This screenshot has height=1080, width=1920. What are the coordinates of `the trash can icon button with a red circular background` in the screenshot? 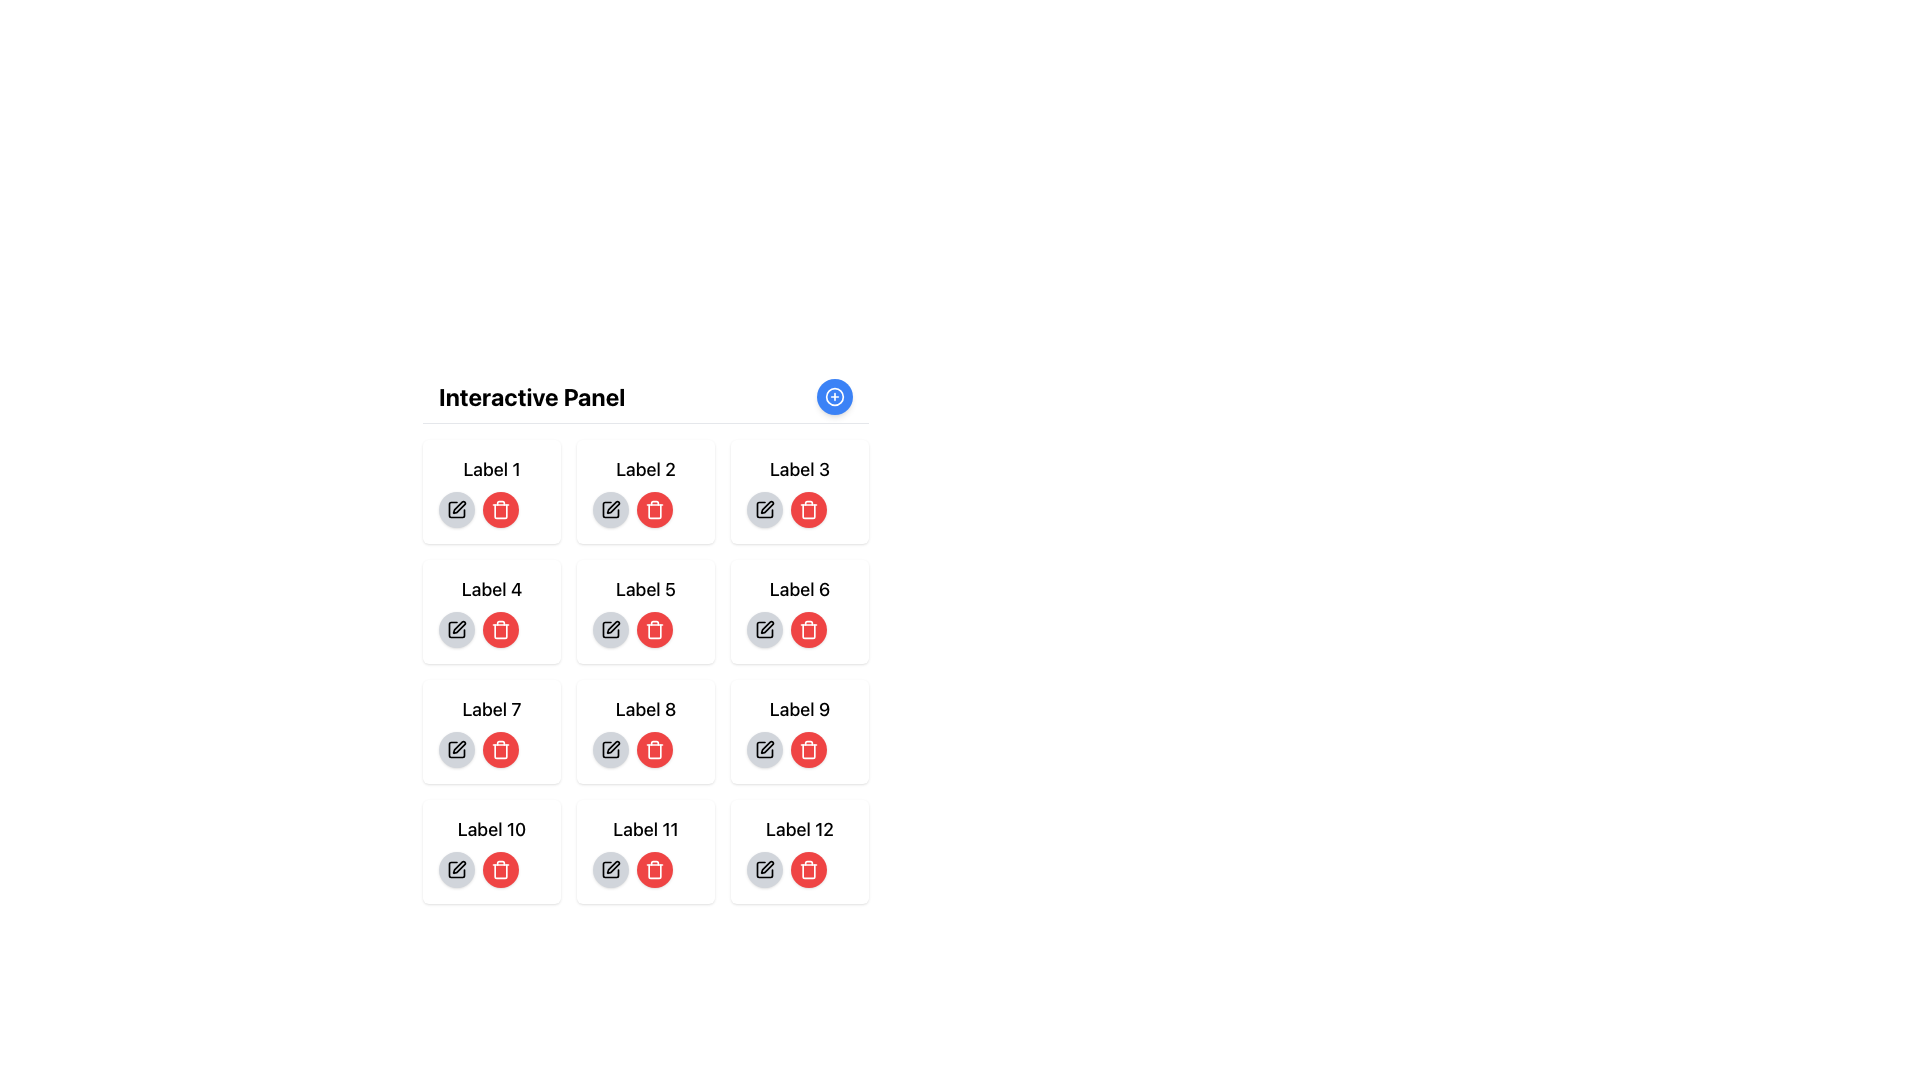 It's located at (654, 869).